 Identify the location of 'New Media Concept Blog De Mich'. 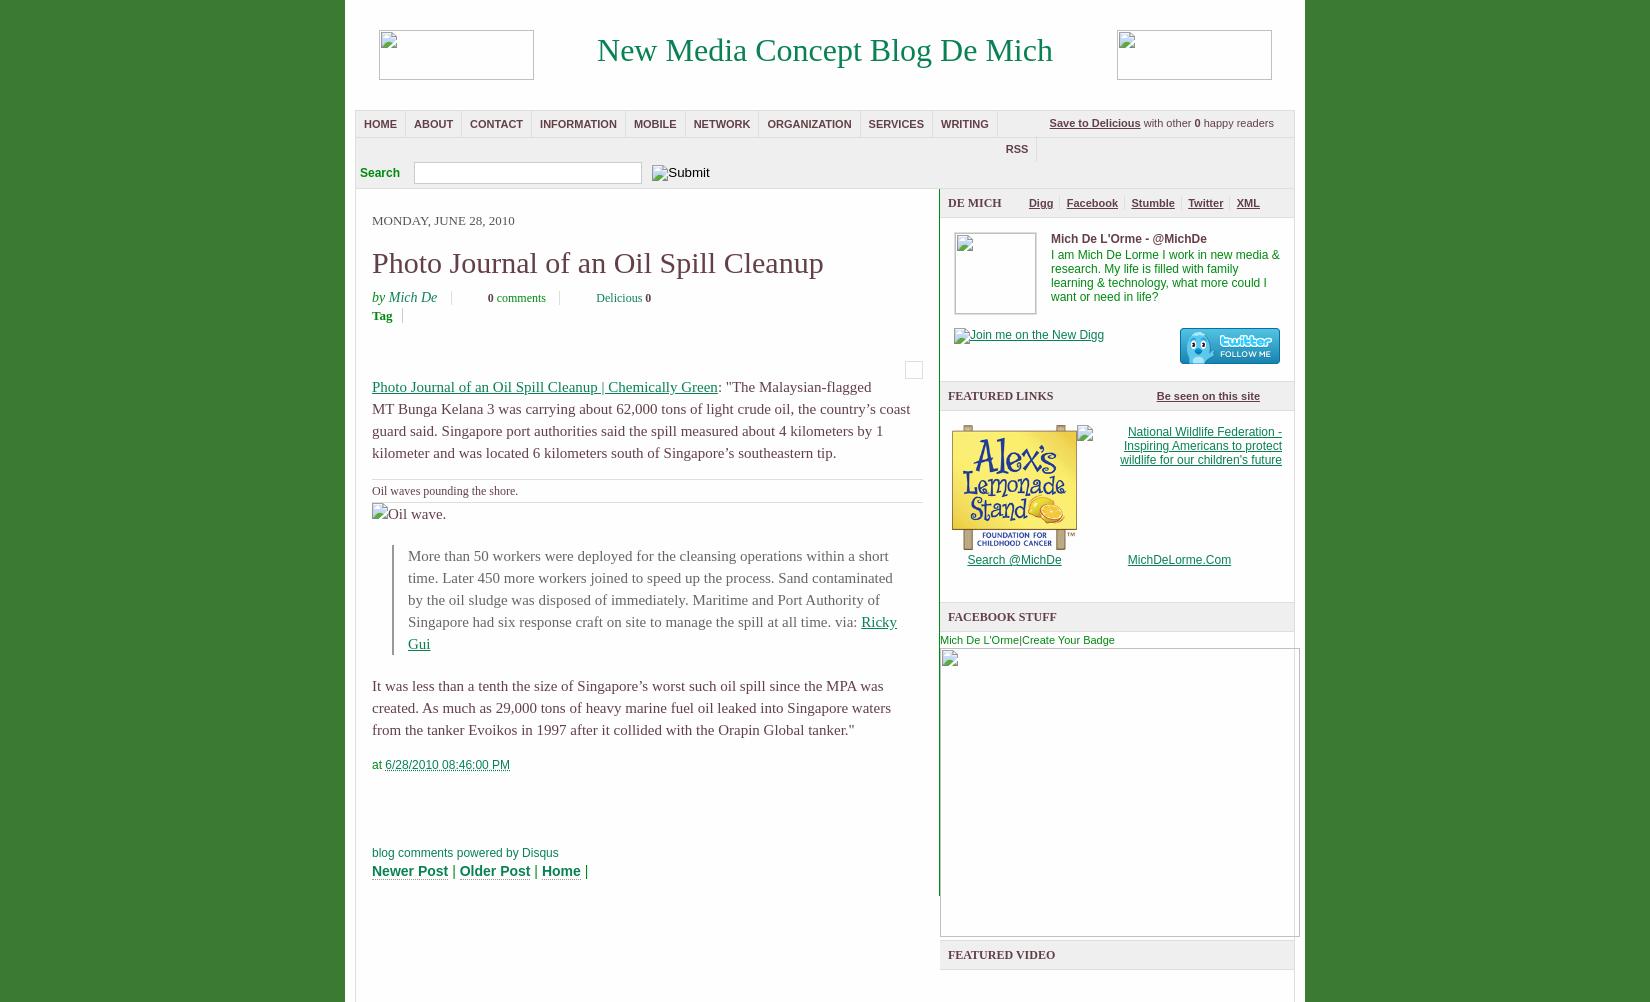
(823, 49).